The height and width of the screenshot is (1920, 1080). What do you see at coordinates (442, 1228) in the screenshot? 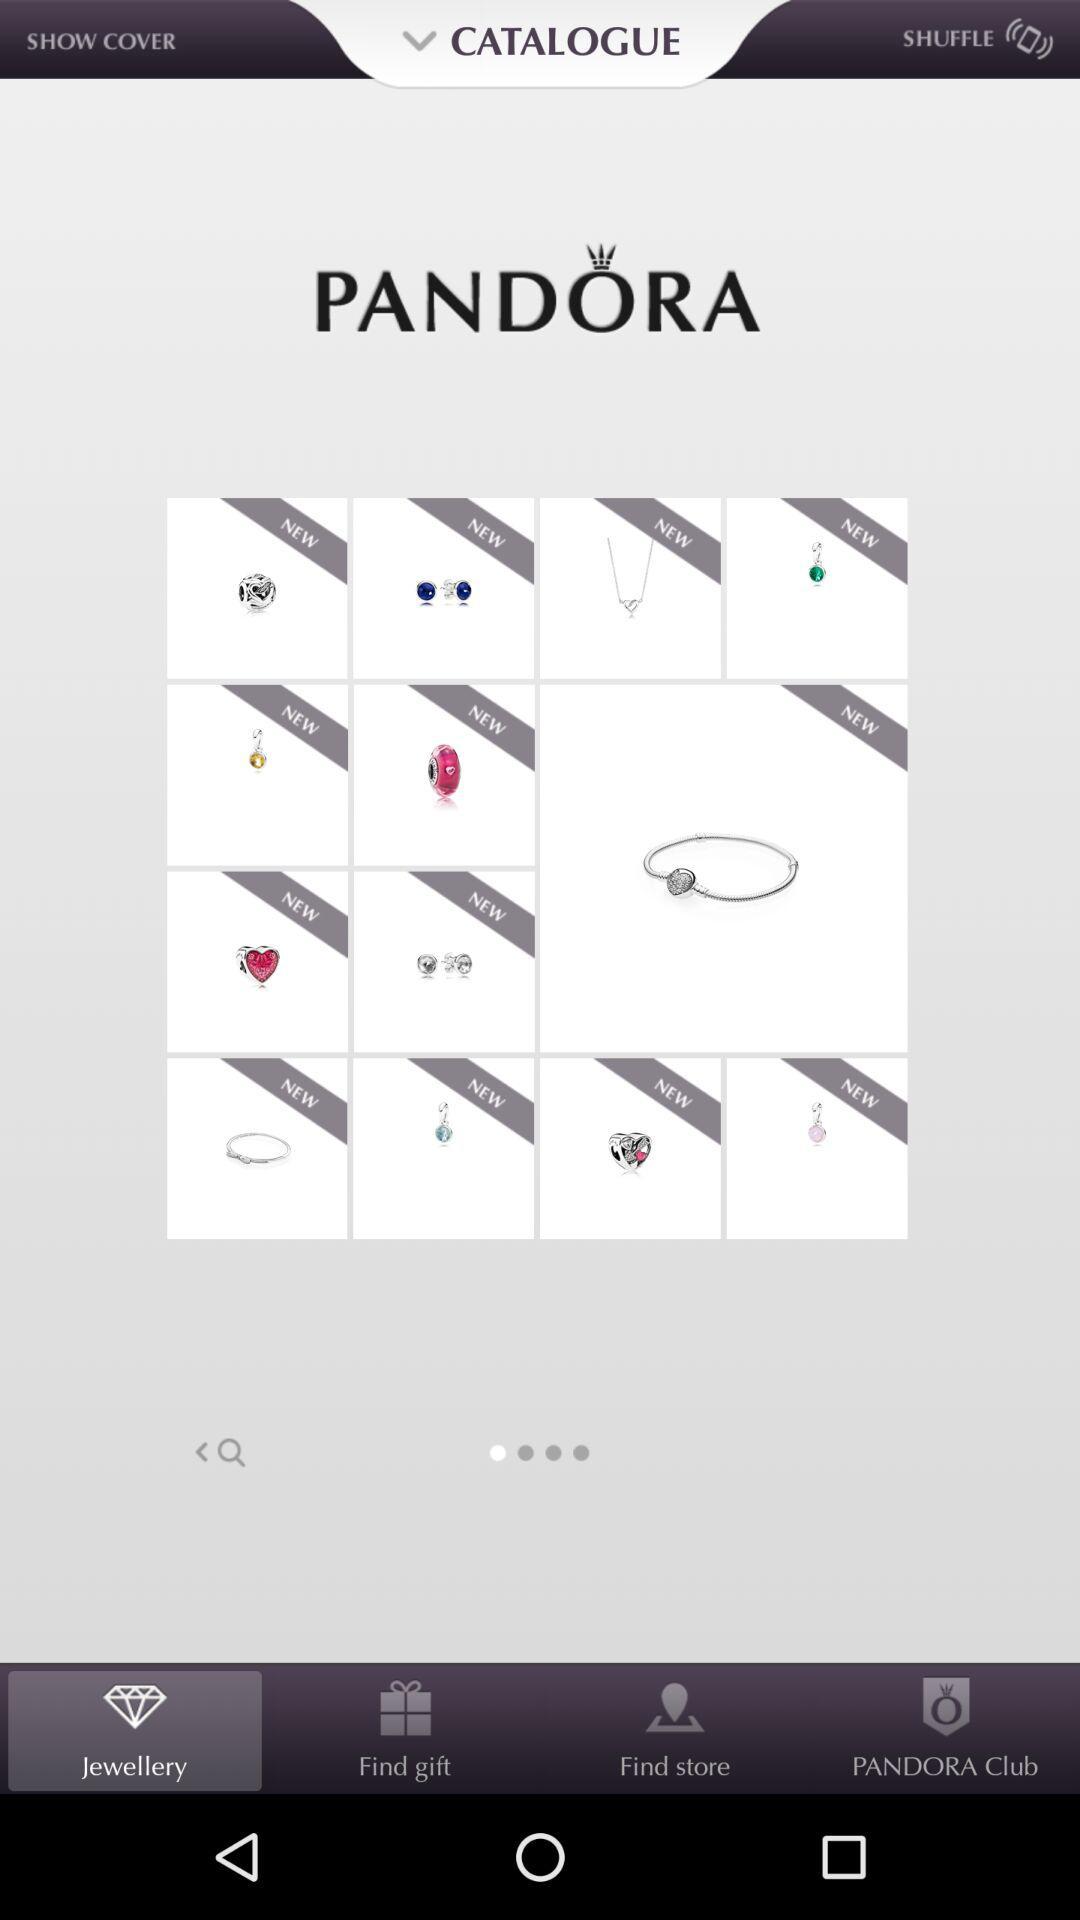
I see `the star icon` at bounding box center [442, 1228].